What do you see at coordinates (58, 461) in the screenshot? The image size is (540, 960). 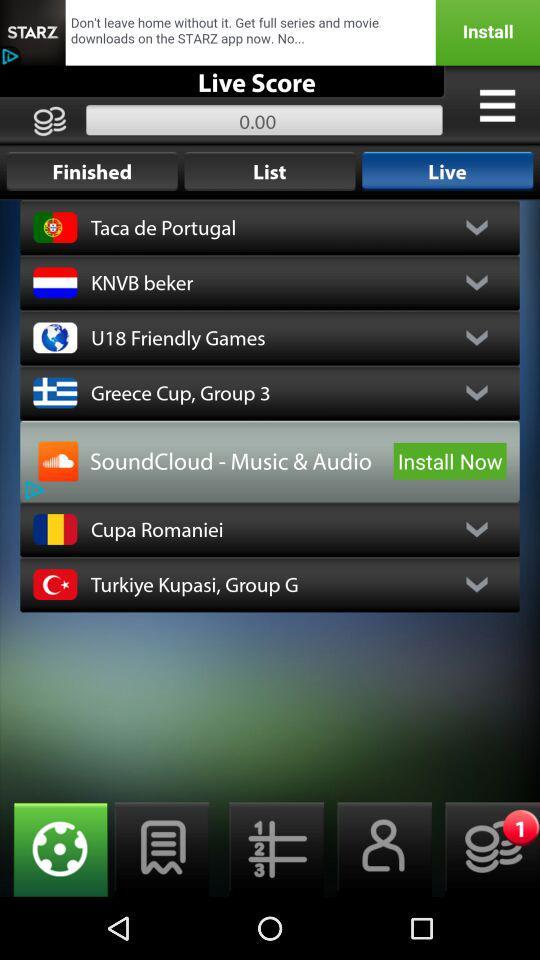 I see `advertisement` at bounding box center [58, 461].